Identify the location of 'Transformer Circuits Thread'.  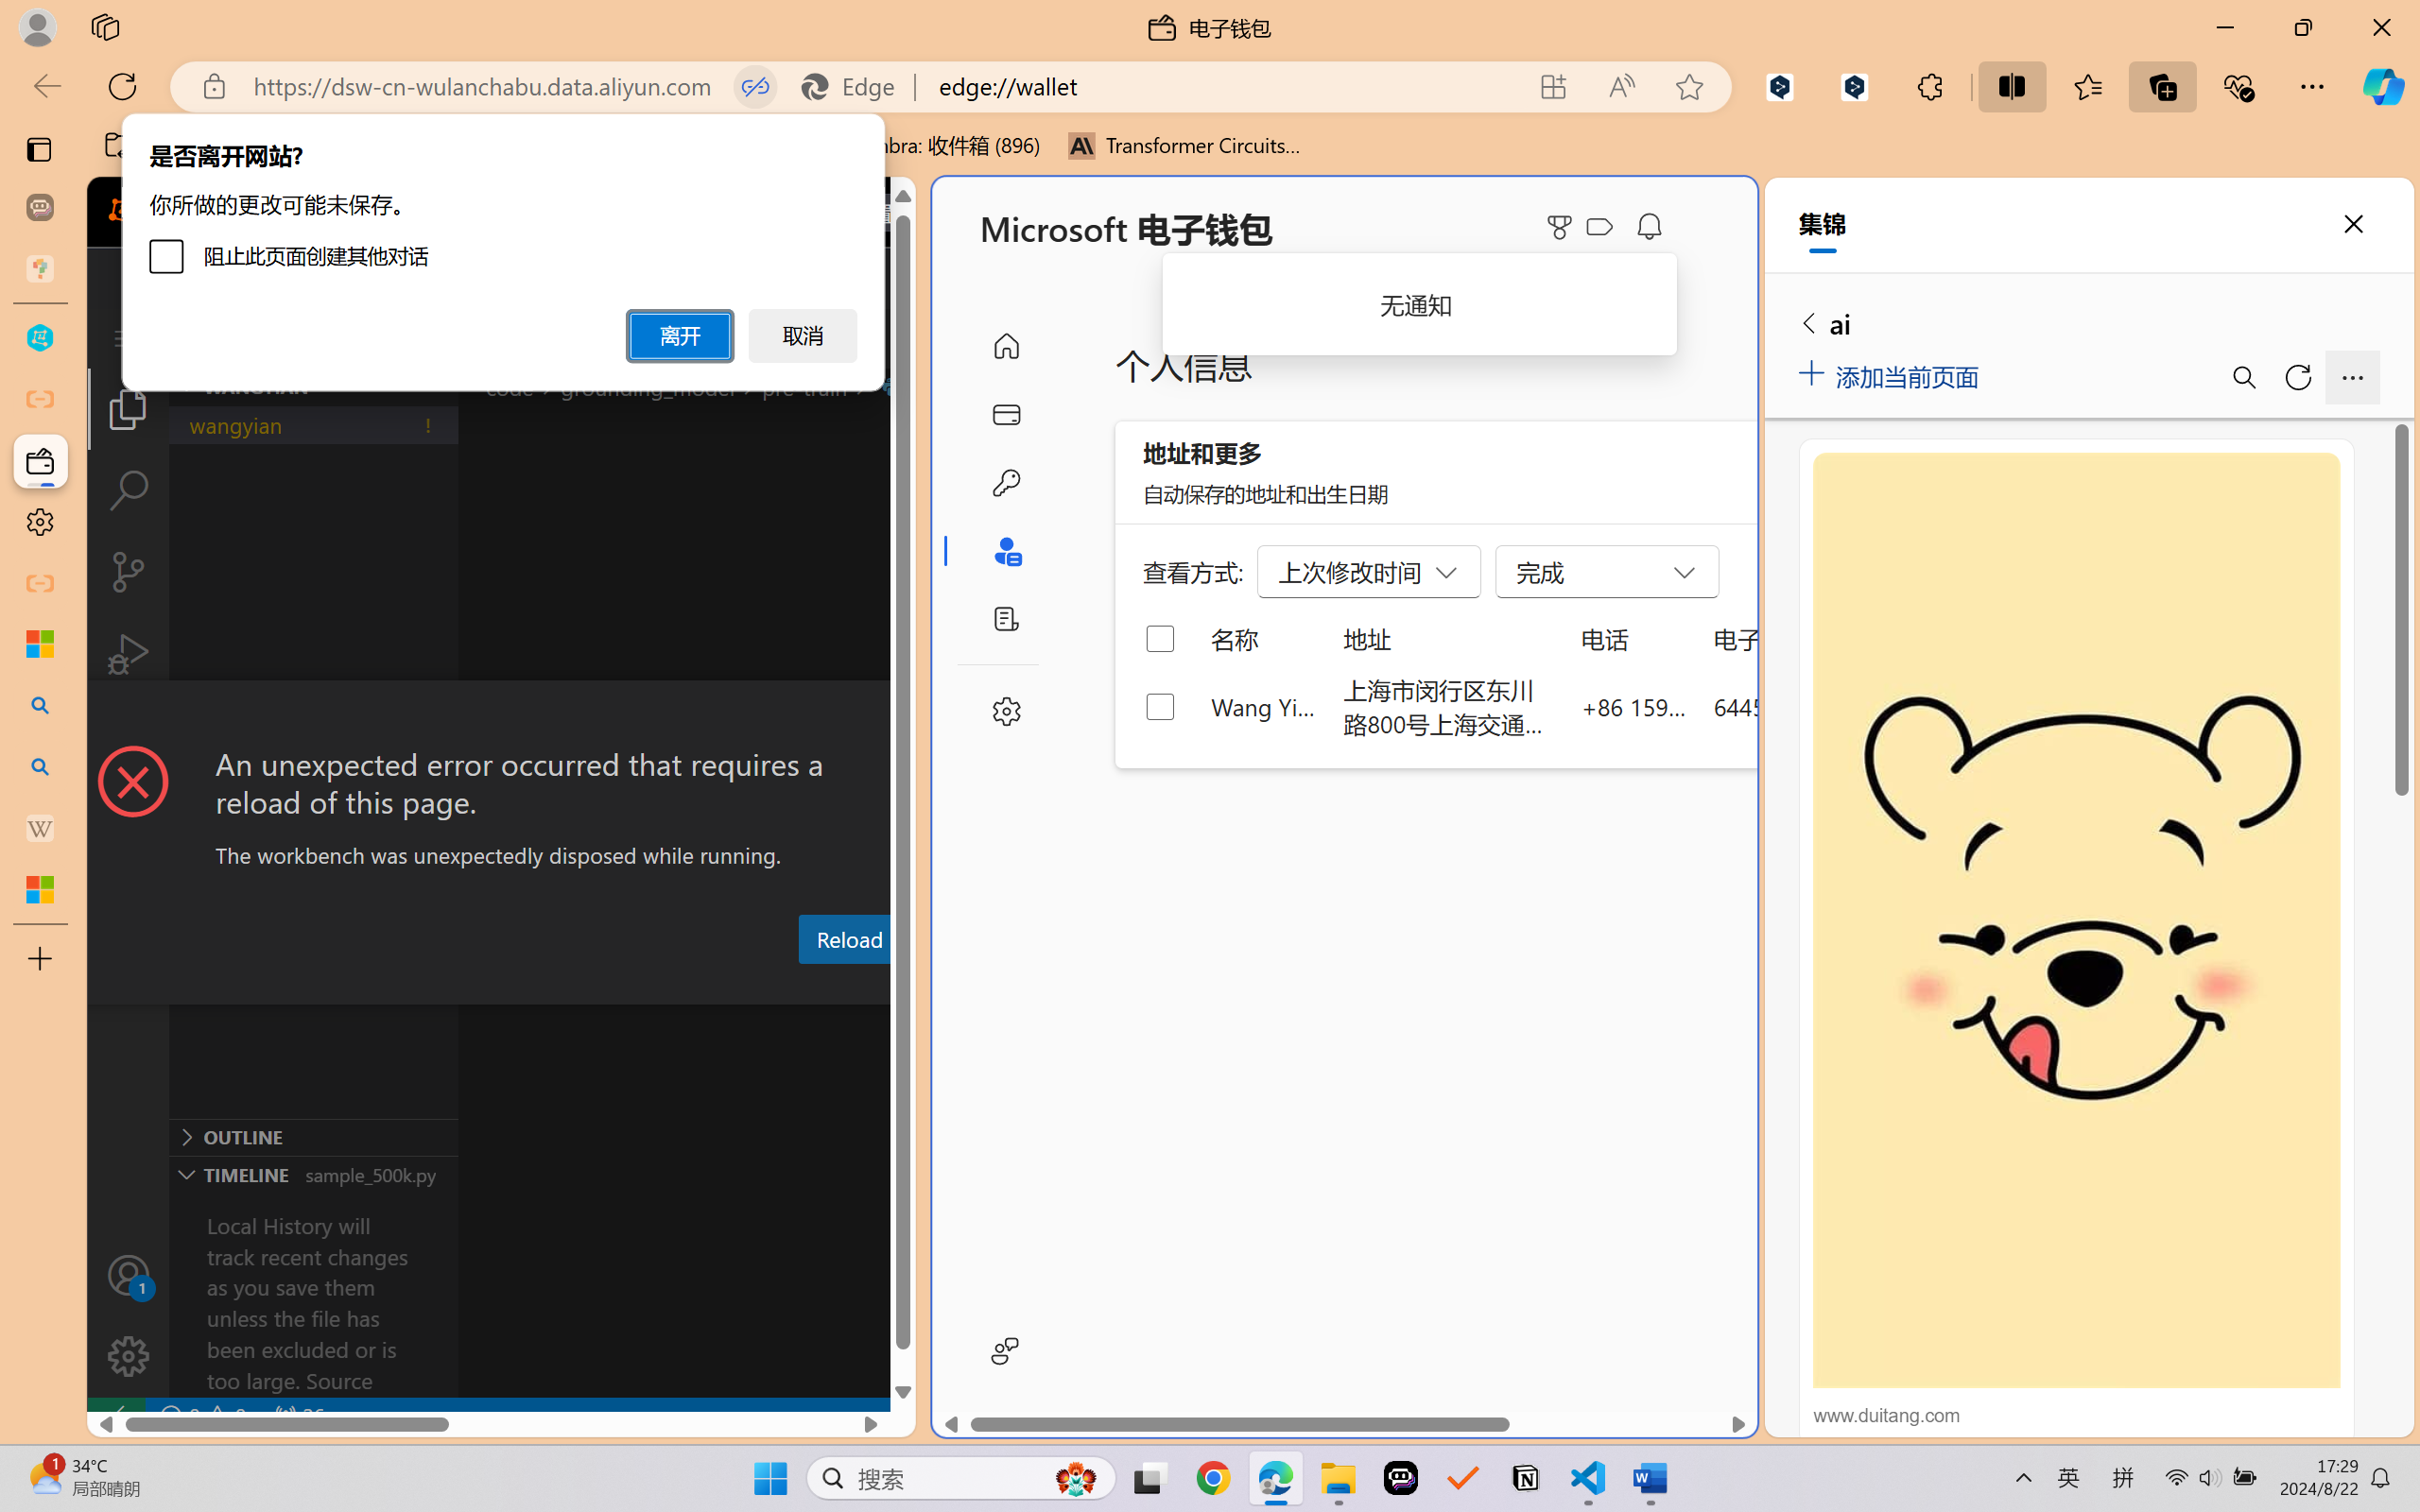
(1184, 145).